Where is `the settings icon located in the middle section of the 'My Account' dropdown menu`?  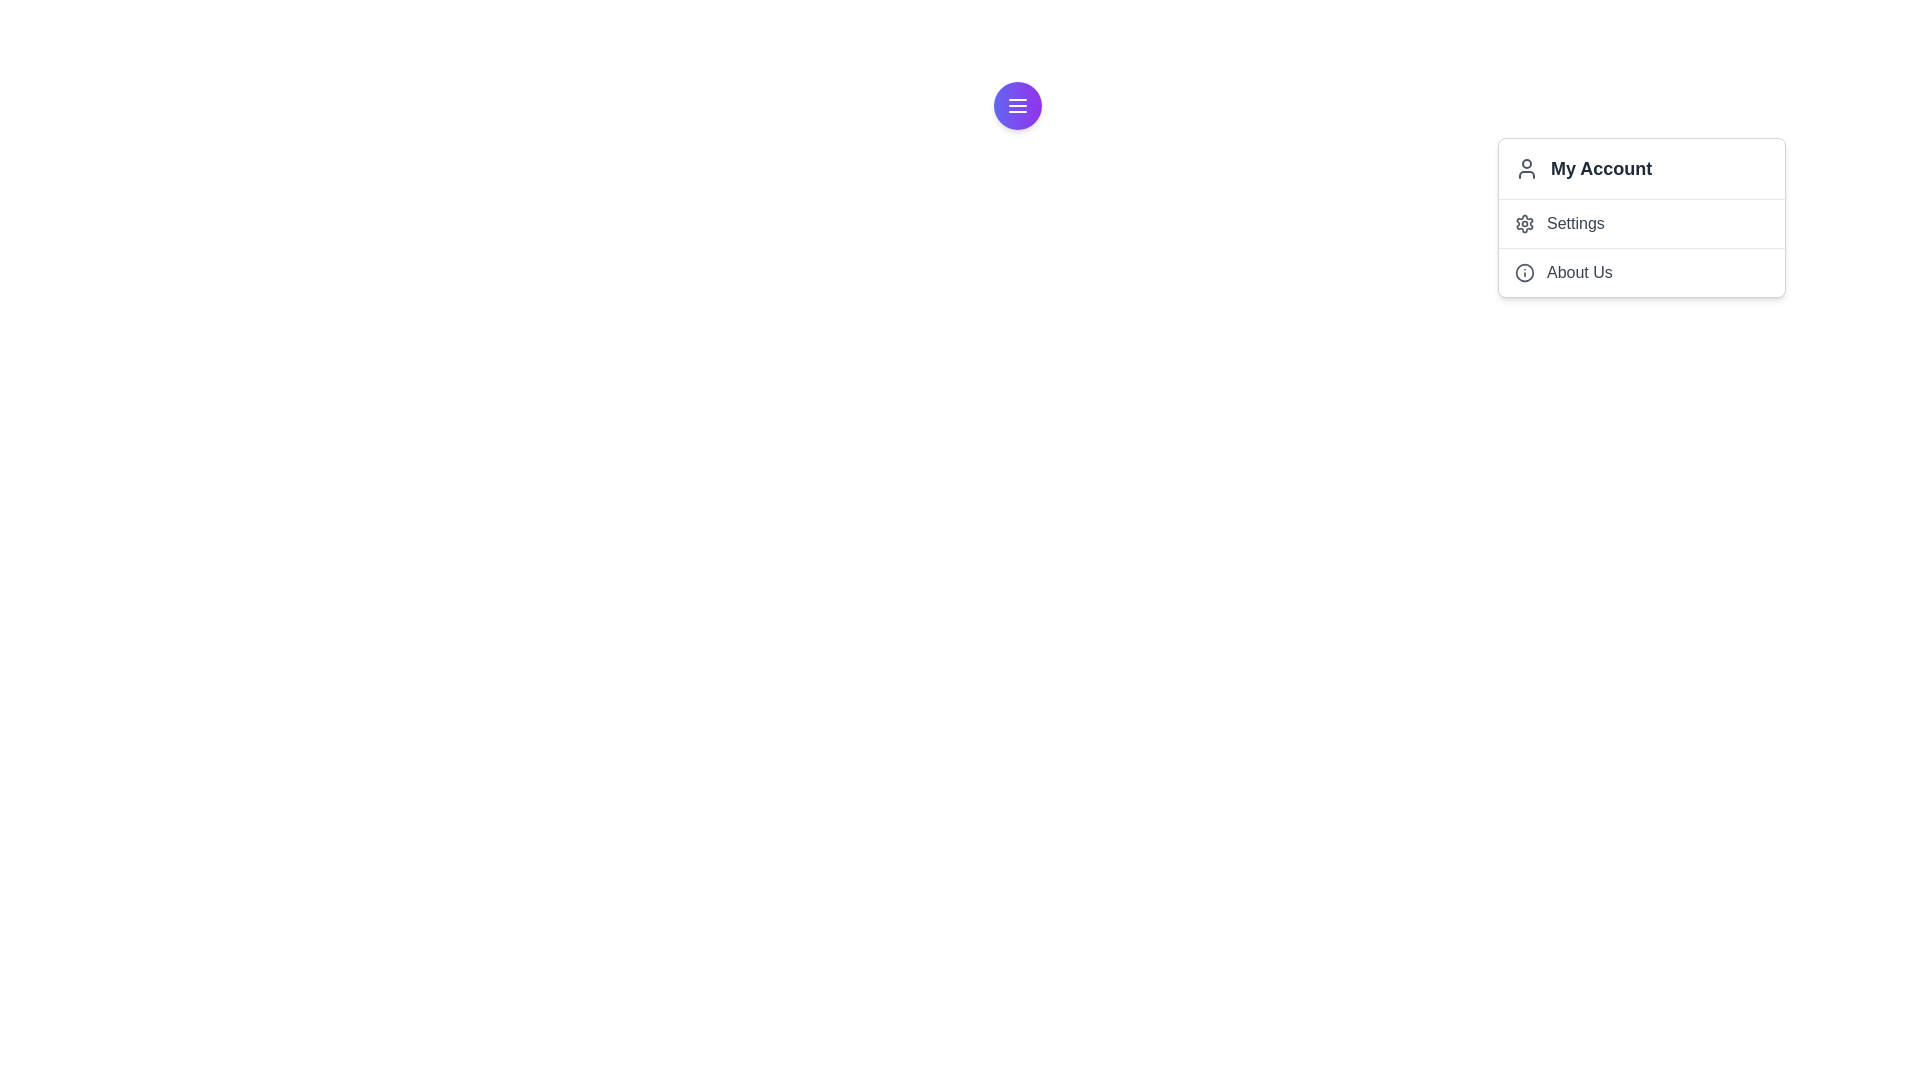 the settings icon located in the middle section of the 'My Account' dropdown menu is located at coordinates (1524, 223).